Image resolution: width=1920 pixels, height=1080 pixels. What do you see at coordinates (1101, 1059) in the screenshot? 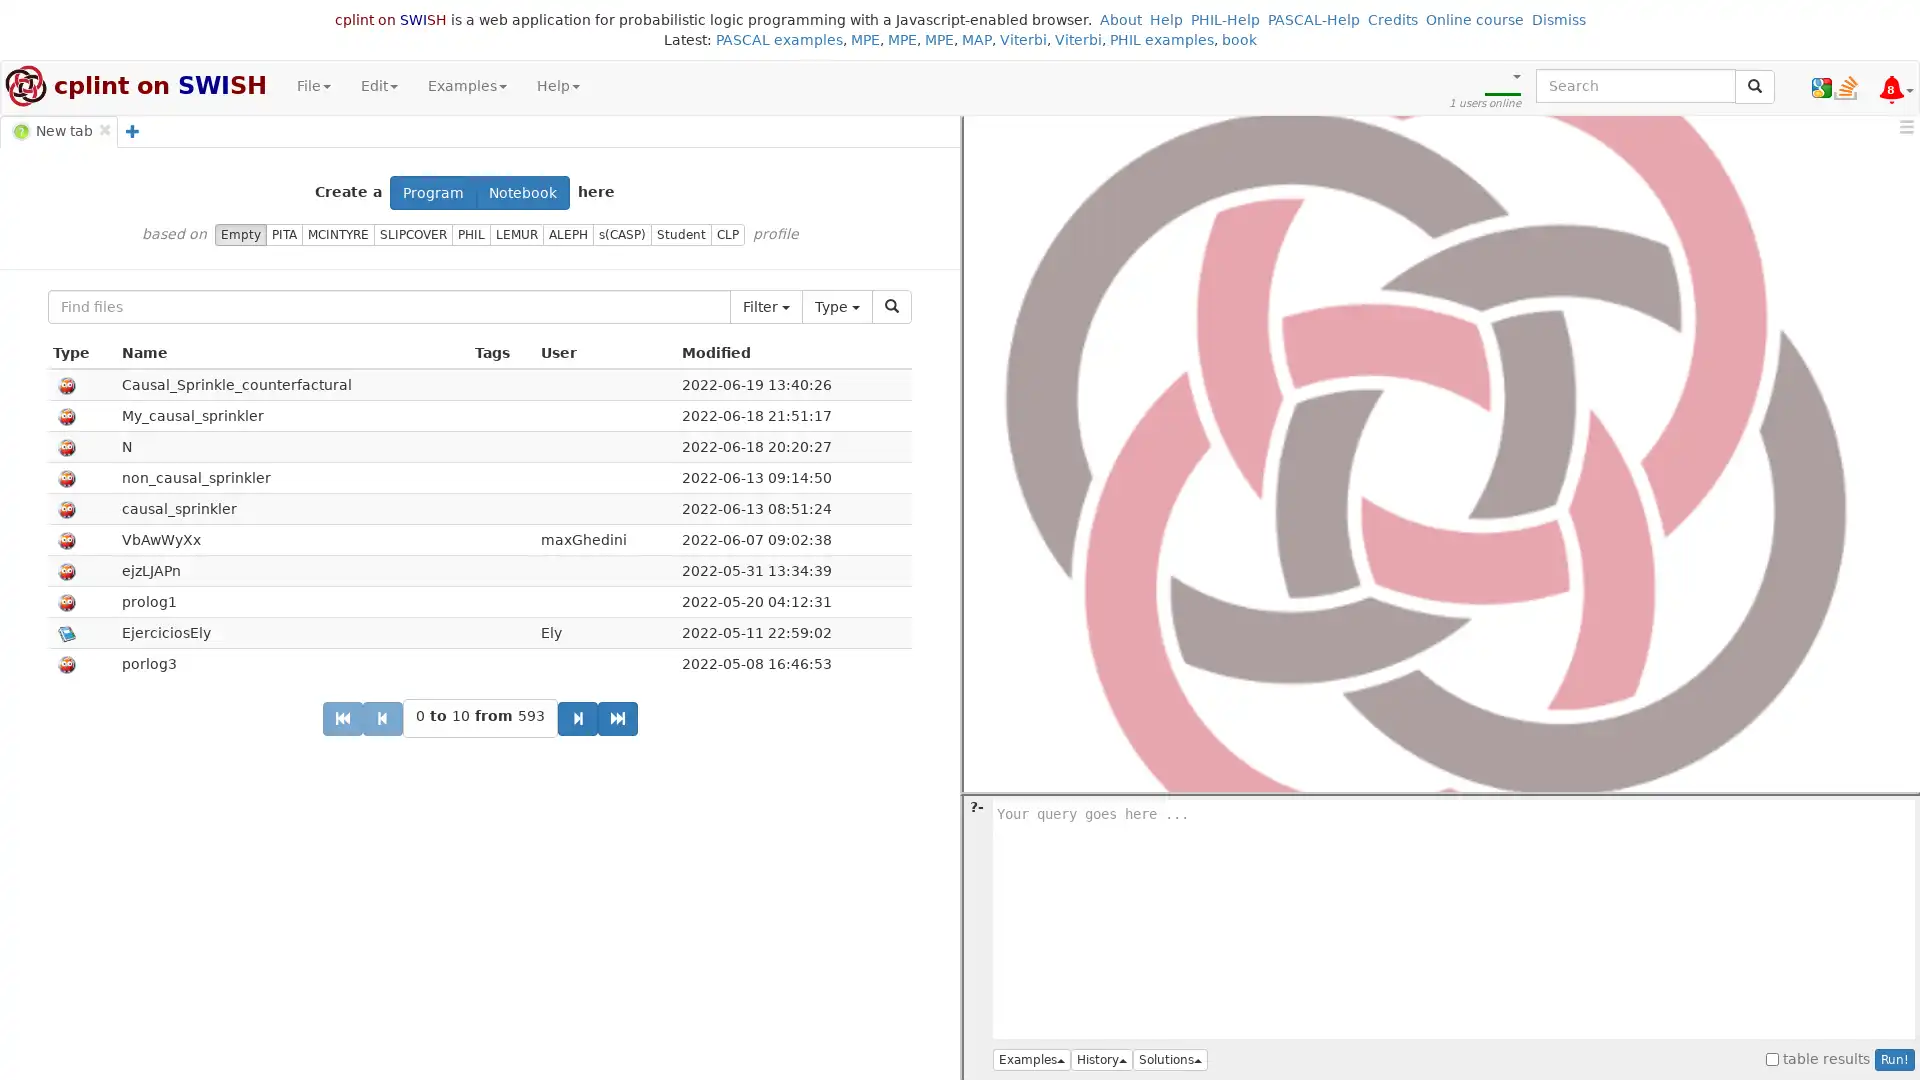
I see `History` at bounding box center [1101, 1059].